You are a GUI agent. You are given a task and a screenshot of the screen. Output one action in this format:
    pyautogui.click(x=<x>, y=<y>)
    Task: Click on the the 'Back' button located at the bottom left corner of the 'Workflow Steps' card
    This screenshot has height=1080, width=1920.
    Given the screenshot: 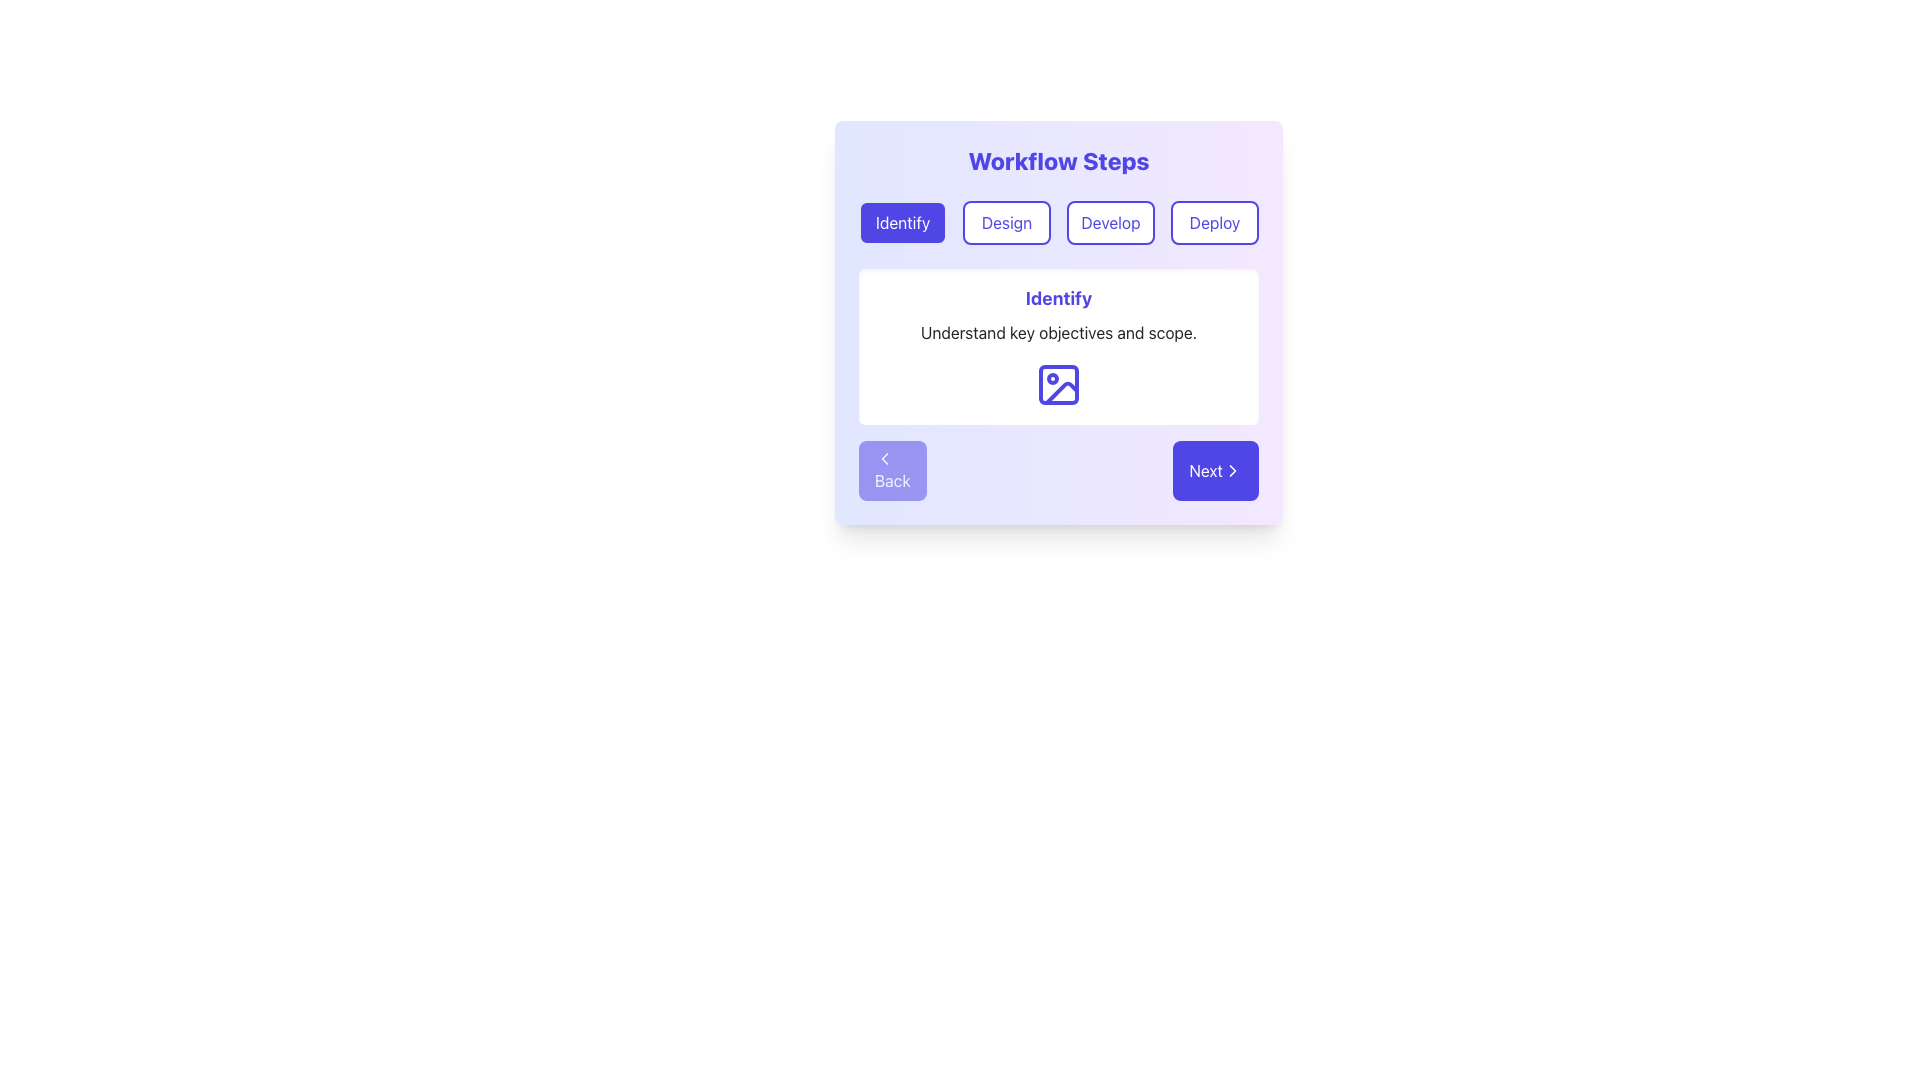 What is the action you would take?
    pyautogui.click(x=891, y=470)
    